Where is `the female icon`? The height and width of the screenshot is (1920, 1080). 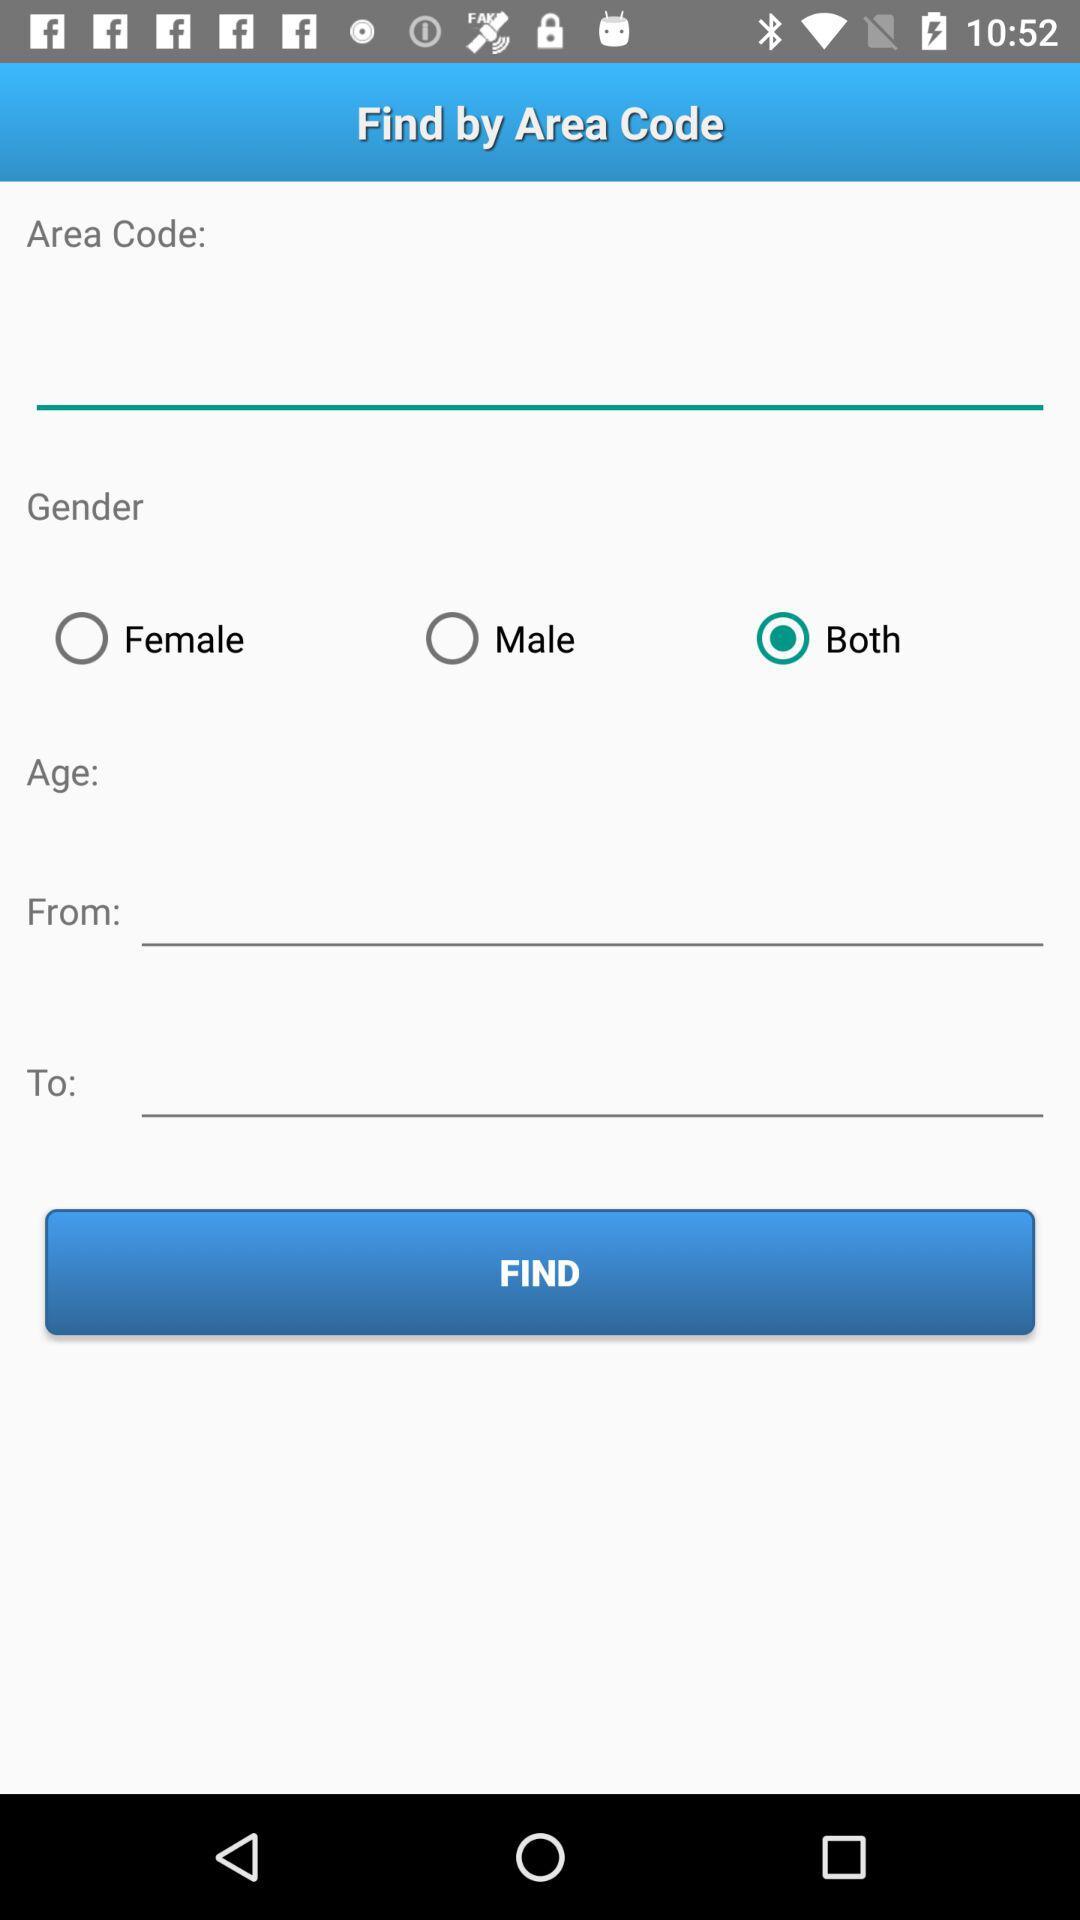 the female icon is located at coordinates (211, 637).